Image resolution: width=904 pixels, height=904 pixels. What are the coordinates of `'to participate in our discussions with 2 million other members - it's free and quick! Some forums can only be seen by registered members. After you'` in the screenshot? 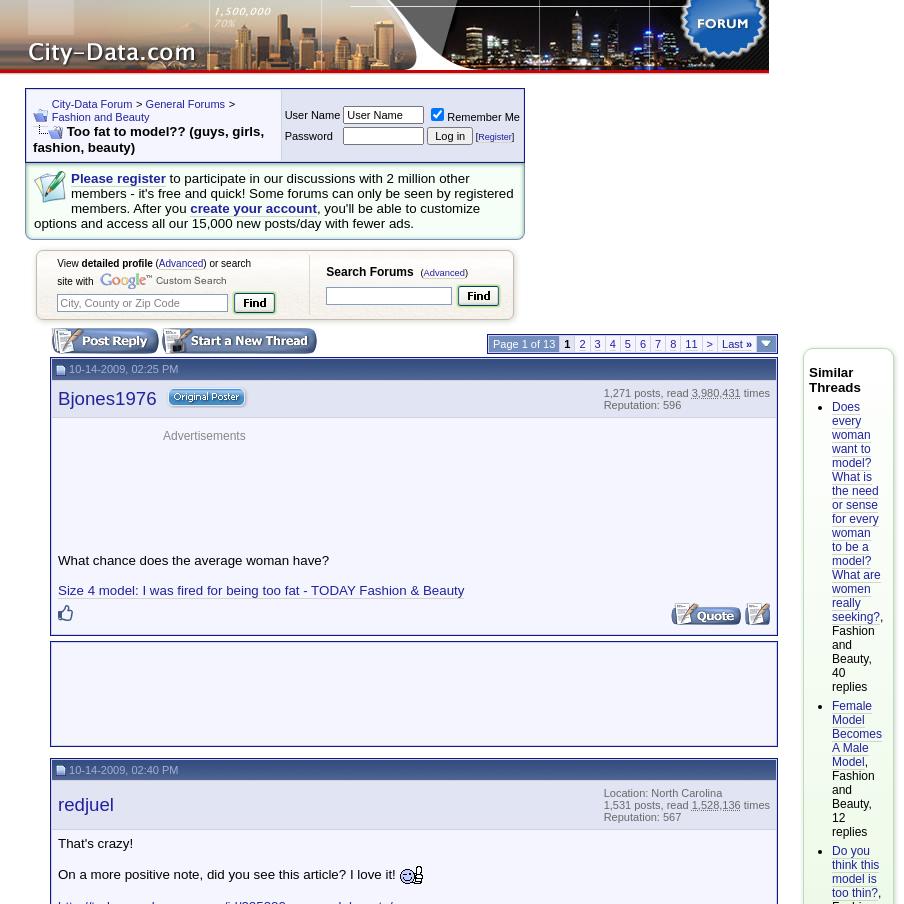 It's located at (291, 192).